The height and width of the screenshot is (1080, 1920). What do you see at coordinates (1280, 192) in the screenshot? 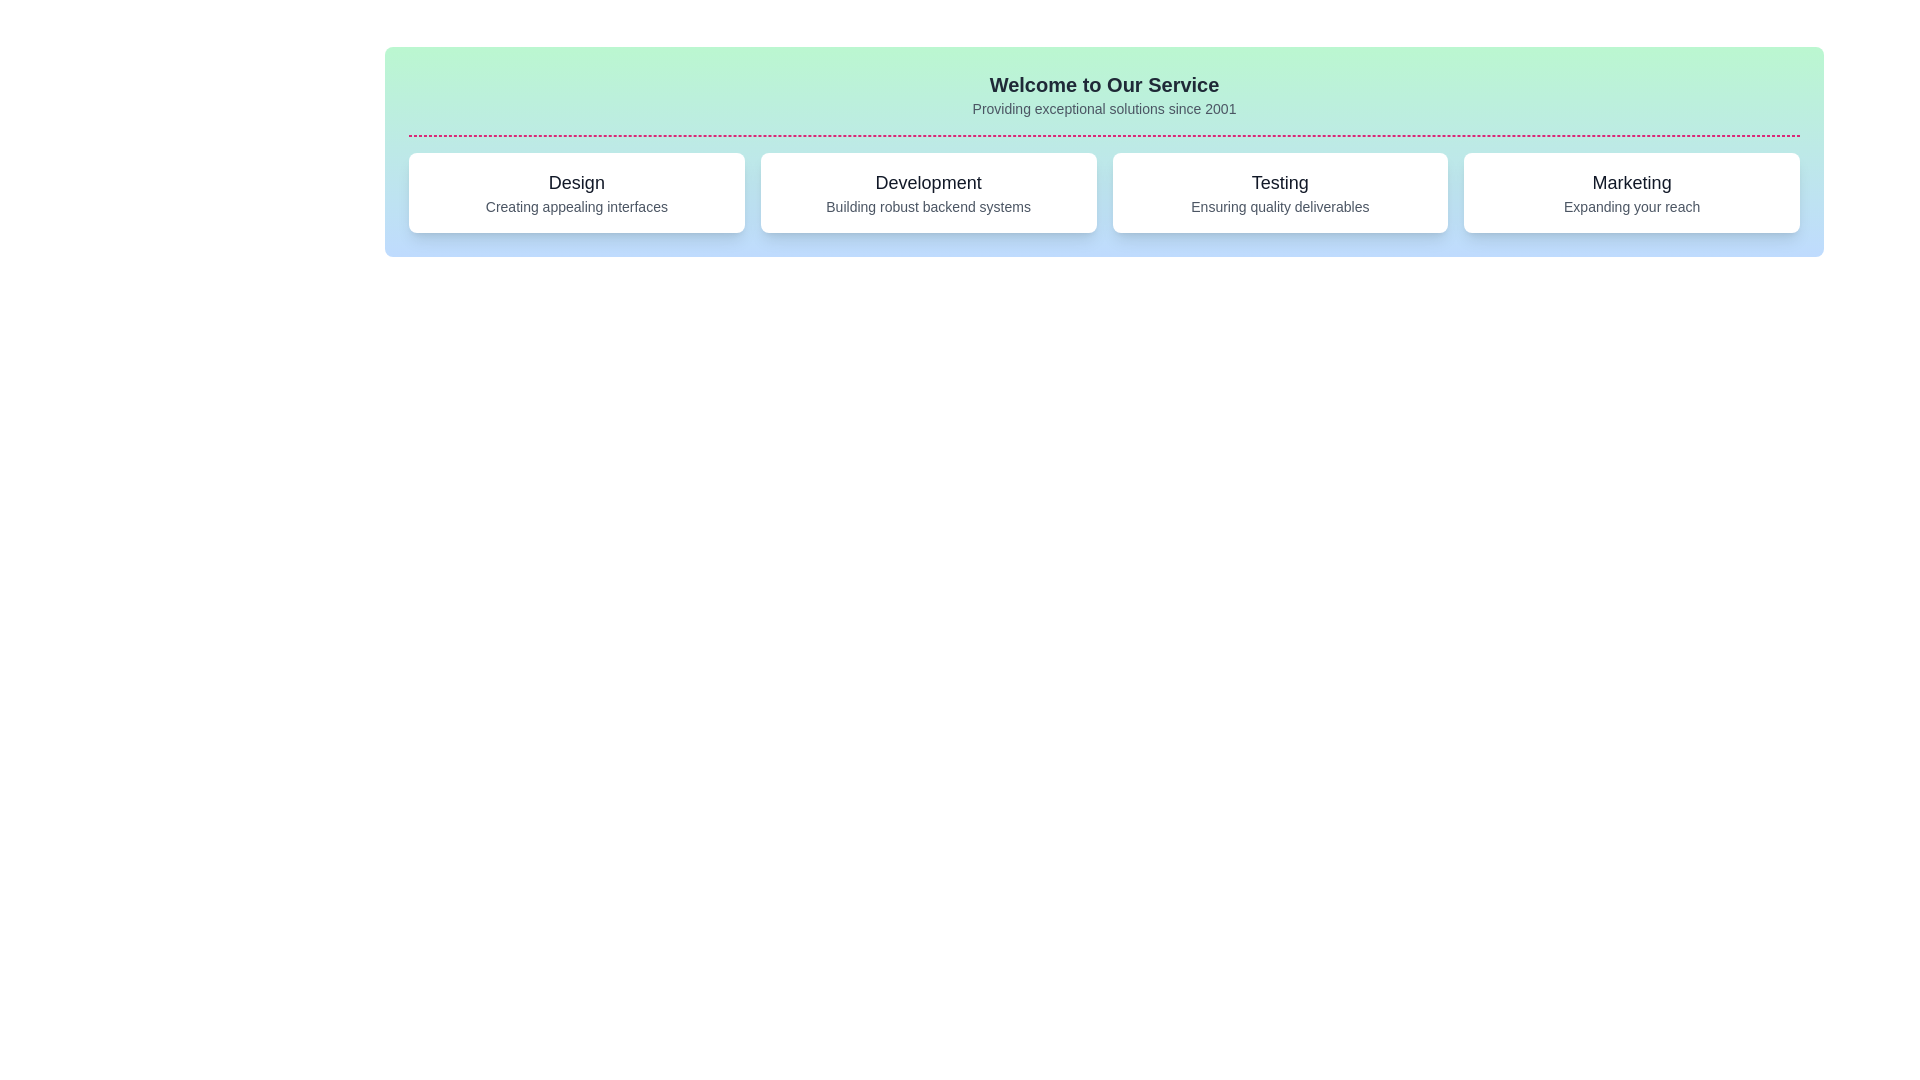
I see `the Informational Card that provides details about 'Testing', positioned as the third card in a grid of four cards, centrally located in its row` at bounding box center [1280, 192].